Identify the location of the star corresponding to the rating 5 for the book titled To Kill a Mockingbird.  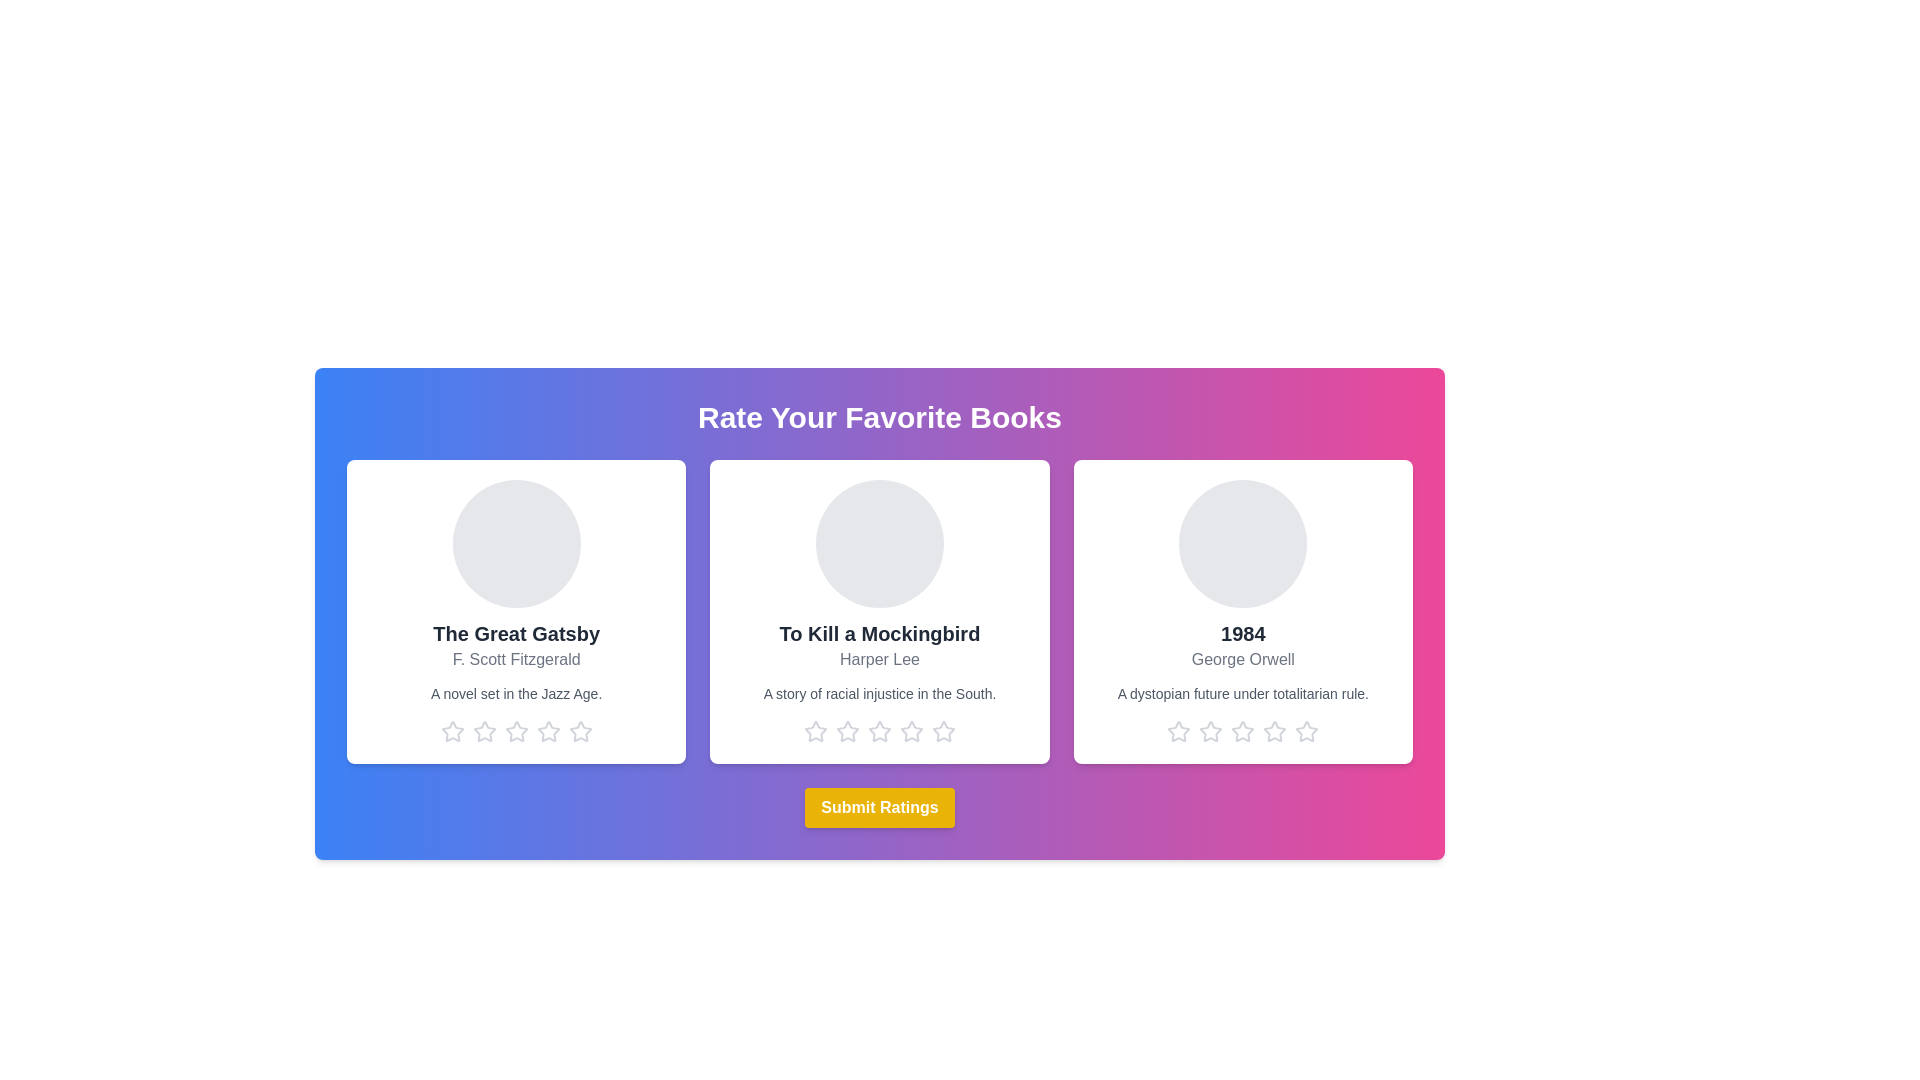
(943, 732).